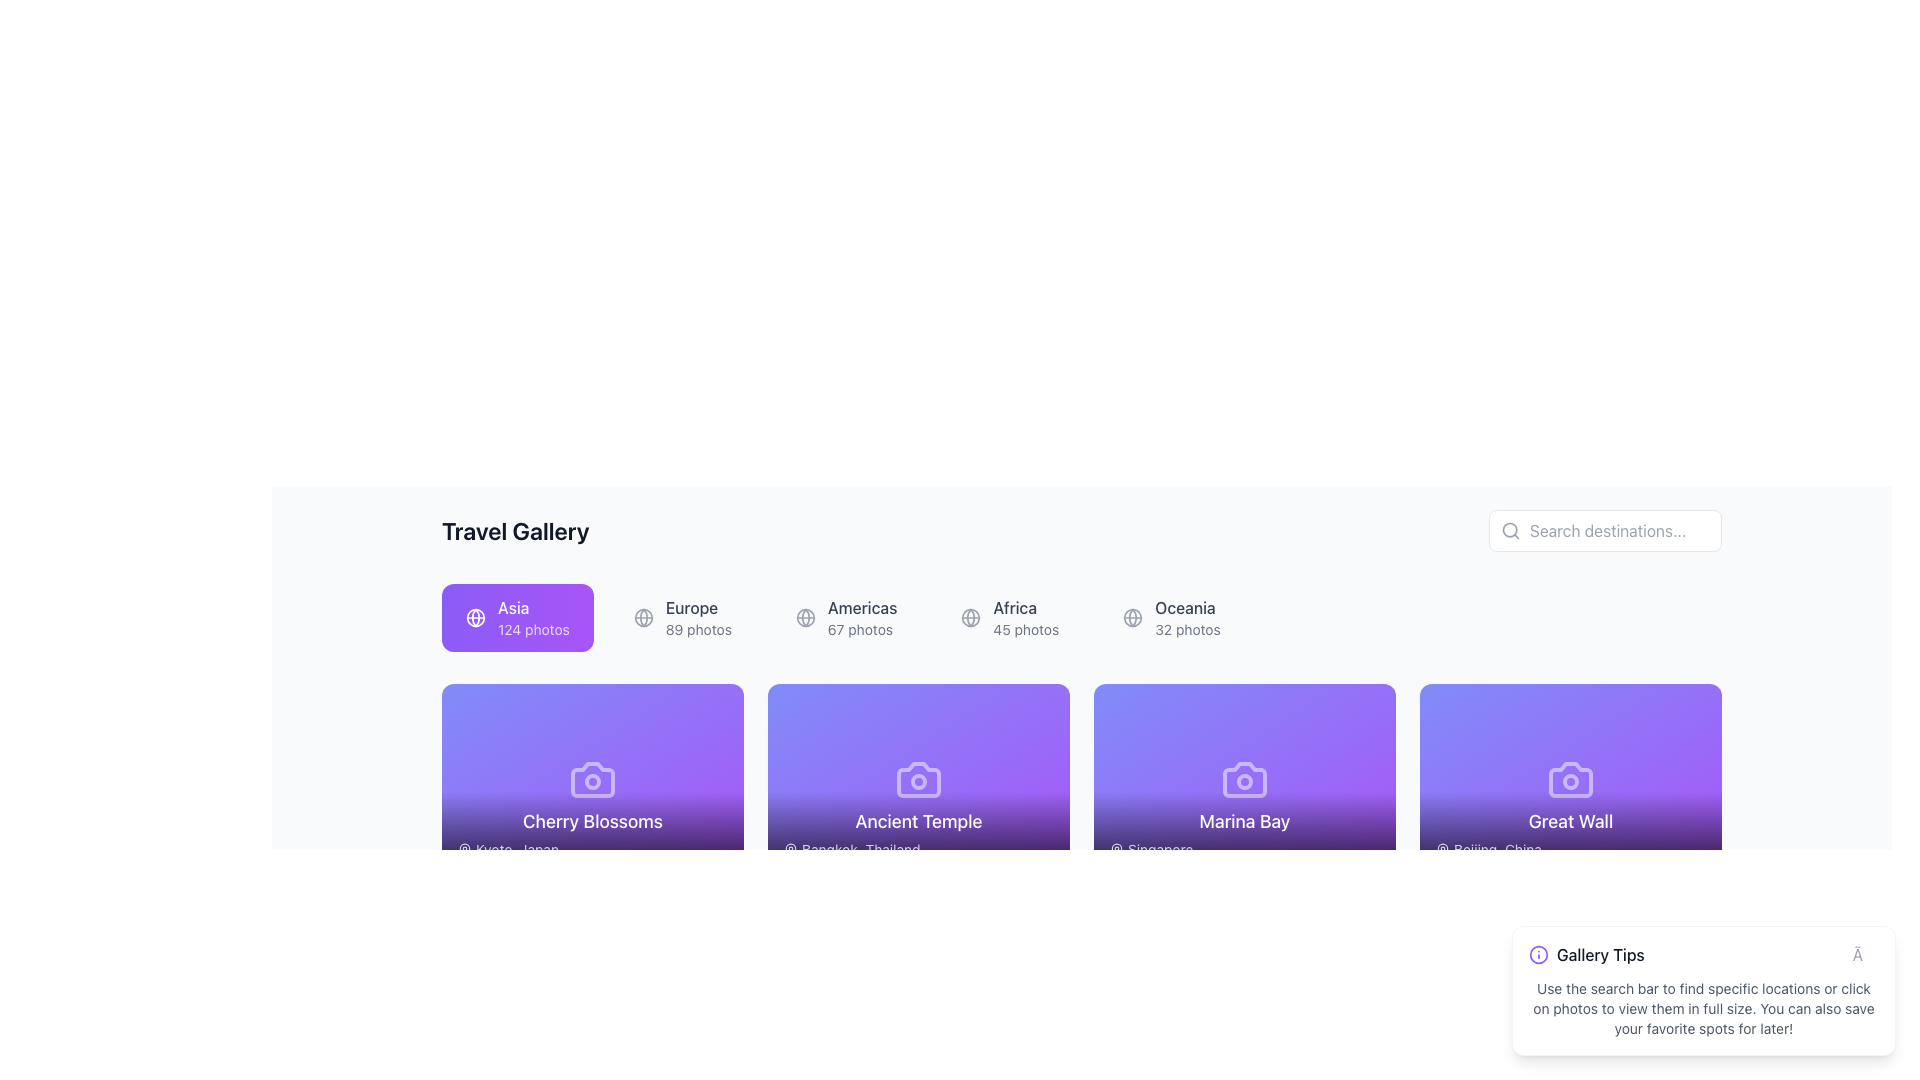 Image resolution: width=1920 pixels, height=1080 pixels. Describe the element at coordinates (1320, 716) in the screenshot. I see `the circular 'share' button with a white background and three connected dots located at the top-right corner of the 'Marina Bay' card` at that location.